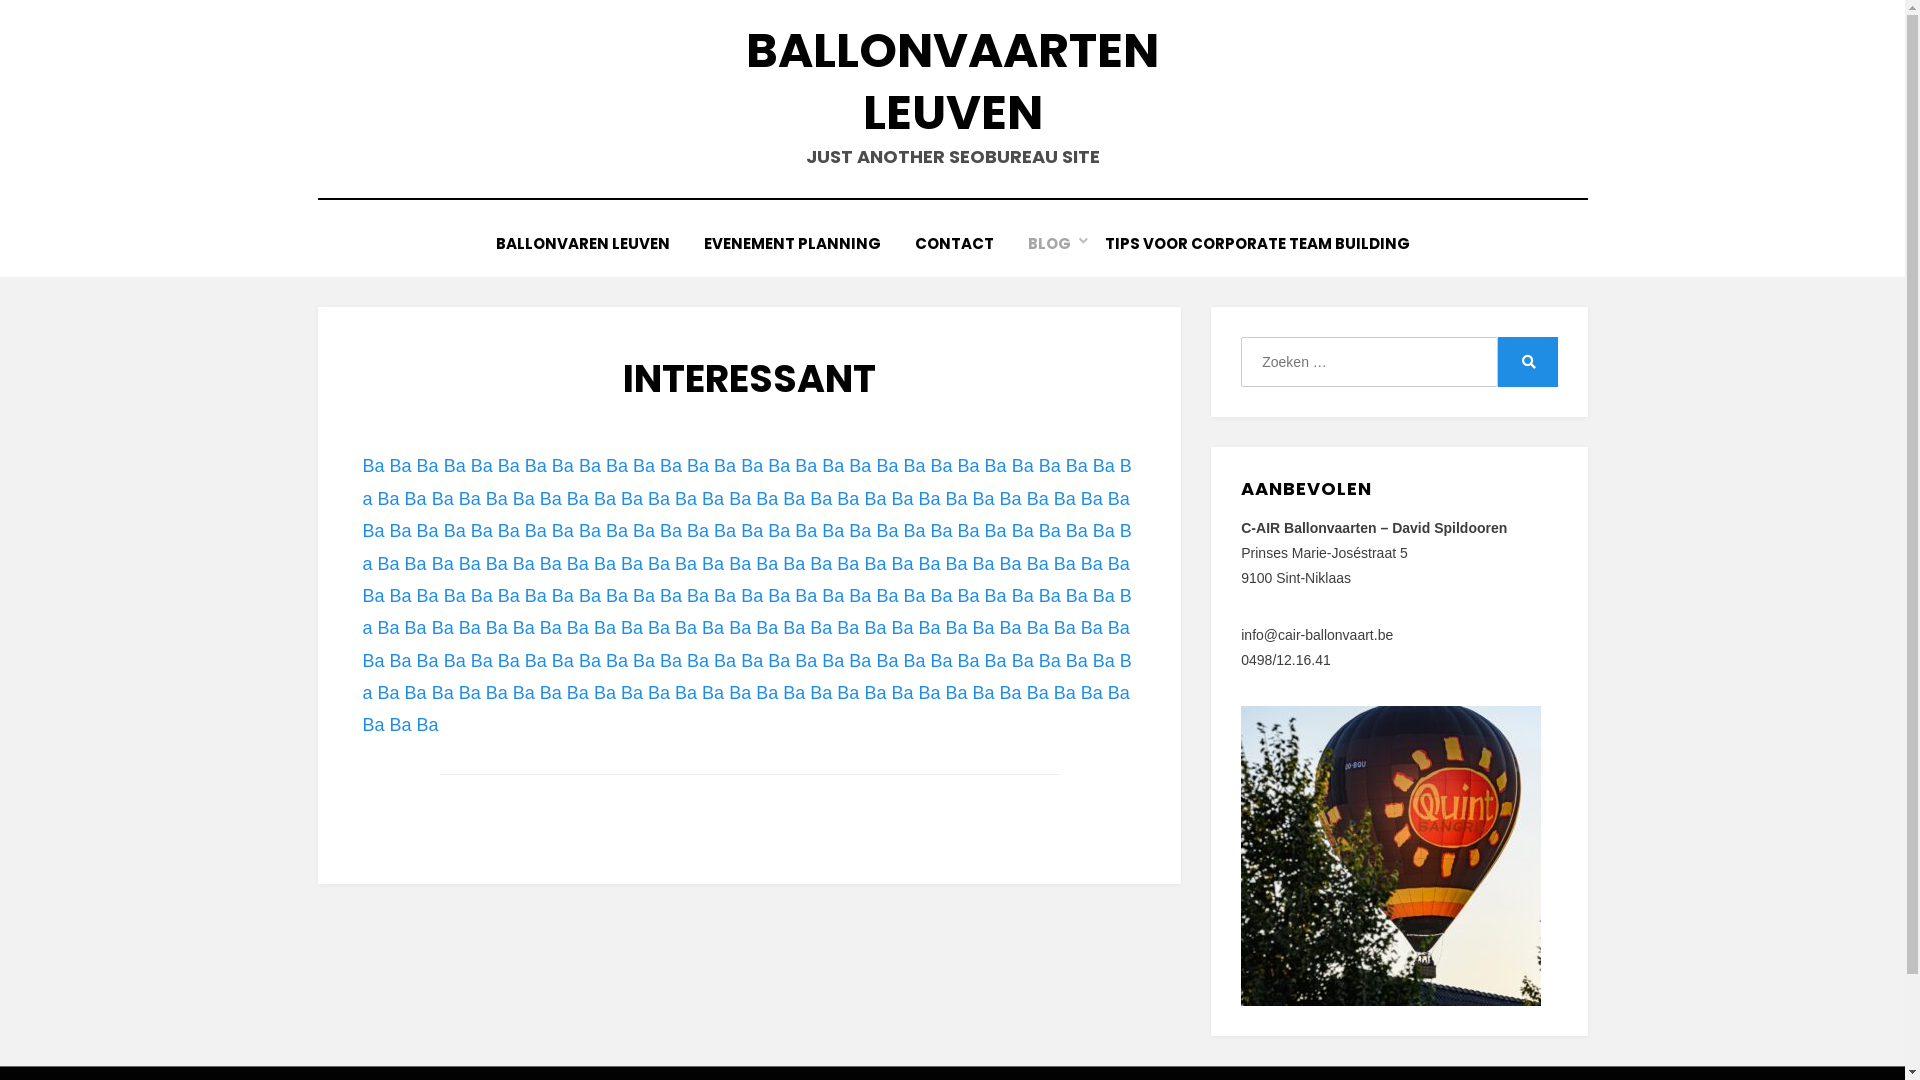 The width and height of the screenshot is (1920, 1080). What do you see at coordinates (1079, 563) in the screenshot?
I see `'Ba'` at bounding box center [1079, 563].